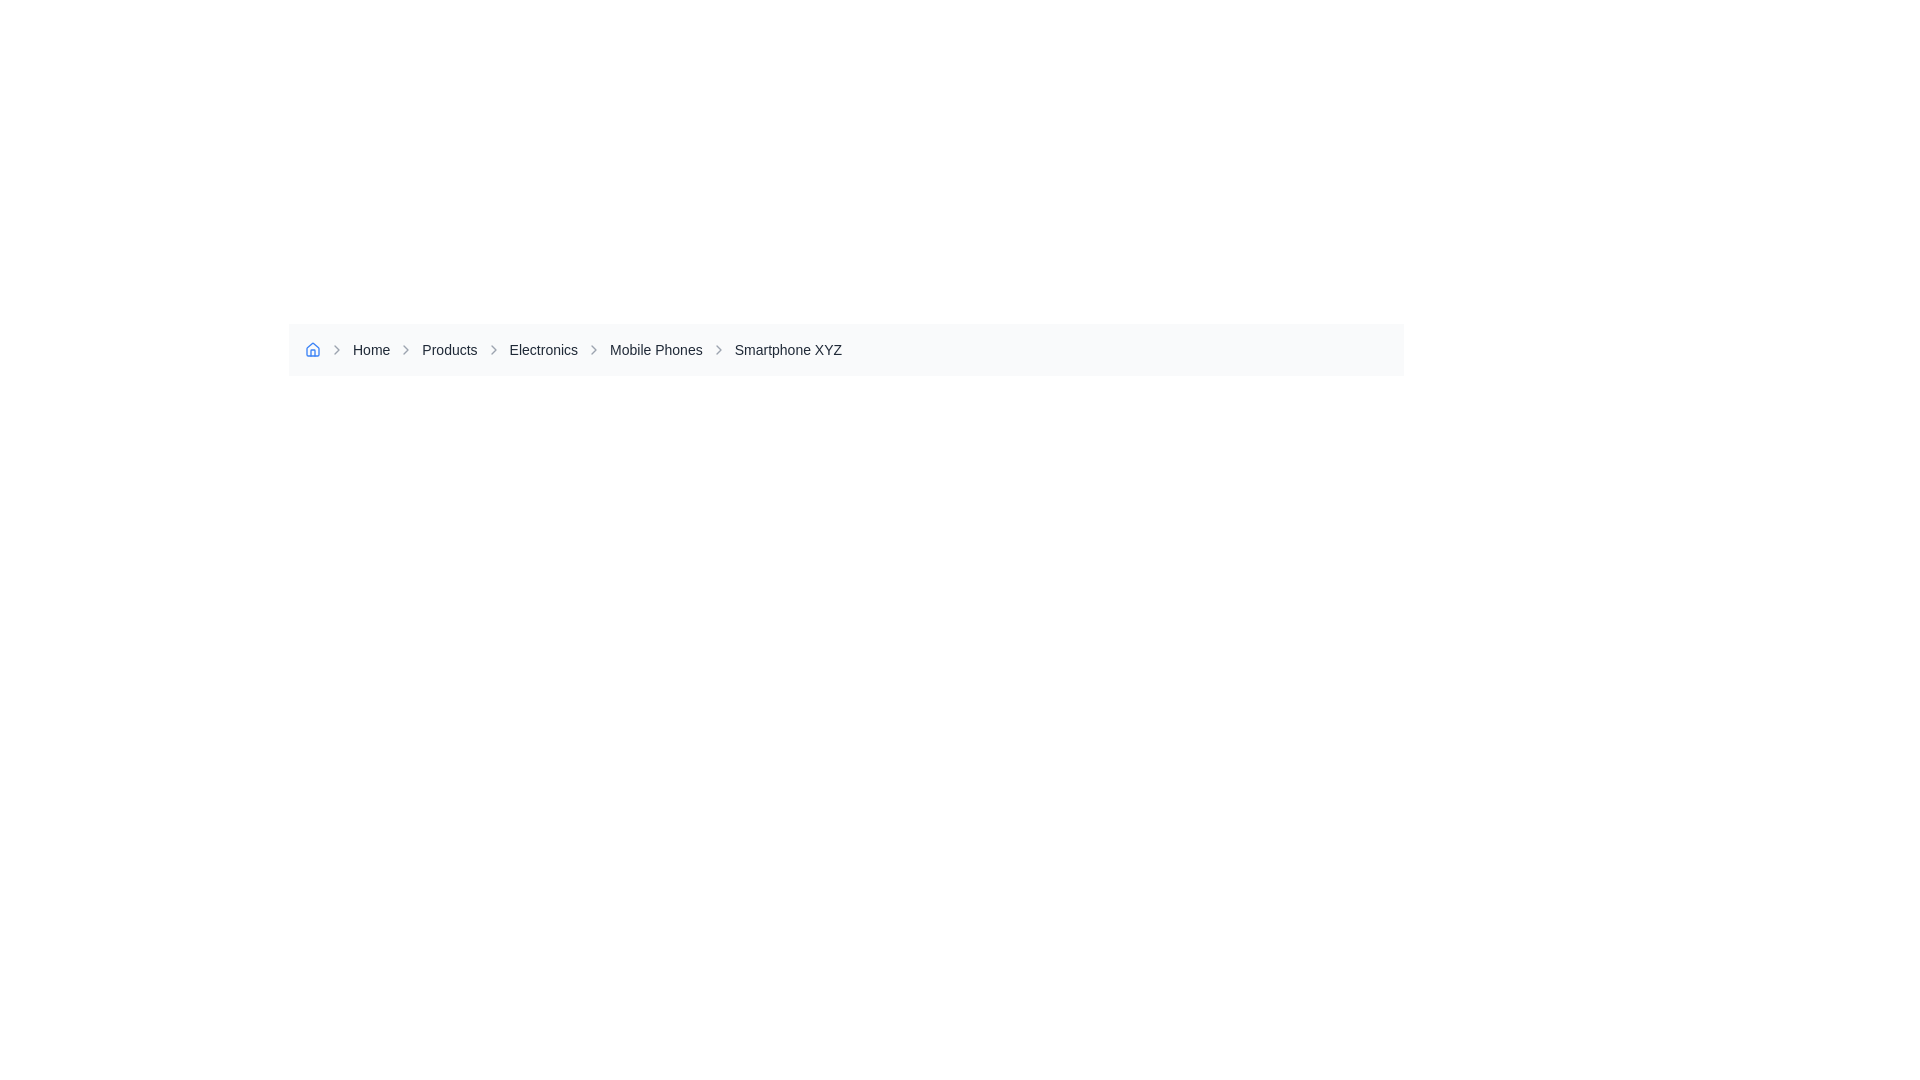 The height and width of the screenshot is (1080, 1920). What do you see at coordinates (644, 349) in the screenshot?
I see `the navigational link in the breadcrumb that redirects to the 'Mobile Phones' page, located as the fourth item after 'Home', 'Products', and 'Electronics'` at bounding box center [644, 349].